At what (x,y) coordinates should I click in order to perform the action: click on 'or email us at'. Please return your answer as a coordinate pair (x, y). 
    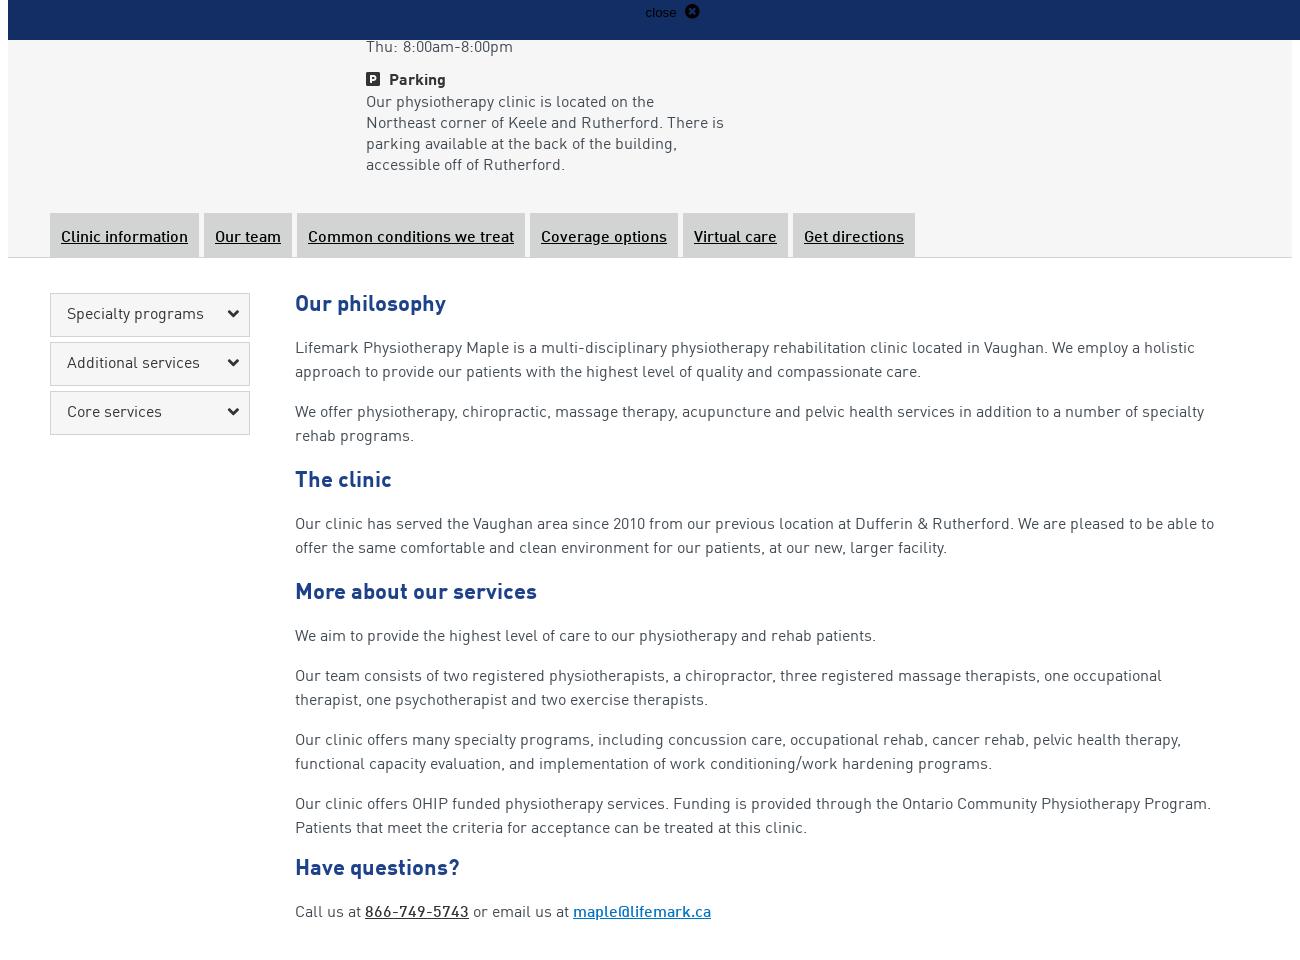
    Looking at the image, I should click on (521, 912).